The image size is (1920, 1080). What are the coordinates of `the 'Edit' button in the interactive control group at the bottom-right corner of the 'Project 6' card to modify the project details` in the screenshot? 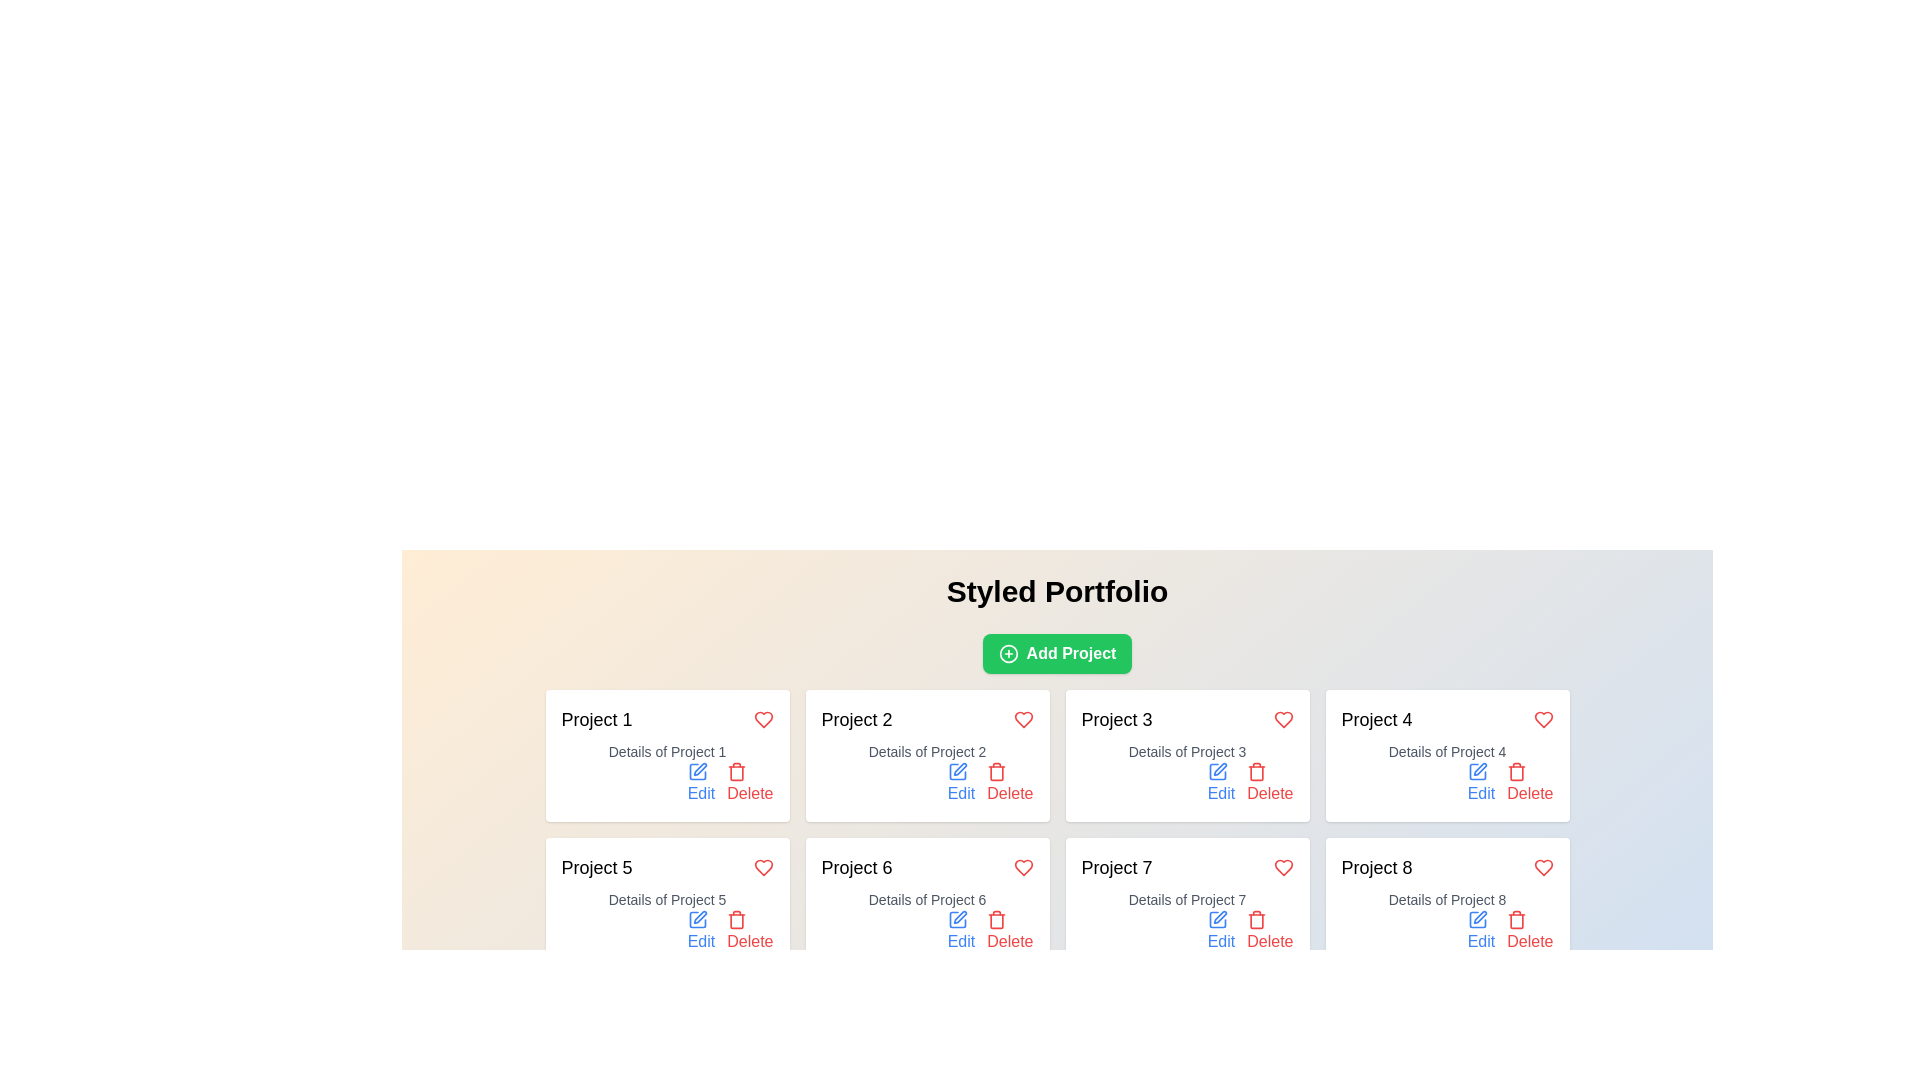 It's located at (926, 932).